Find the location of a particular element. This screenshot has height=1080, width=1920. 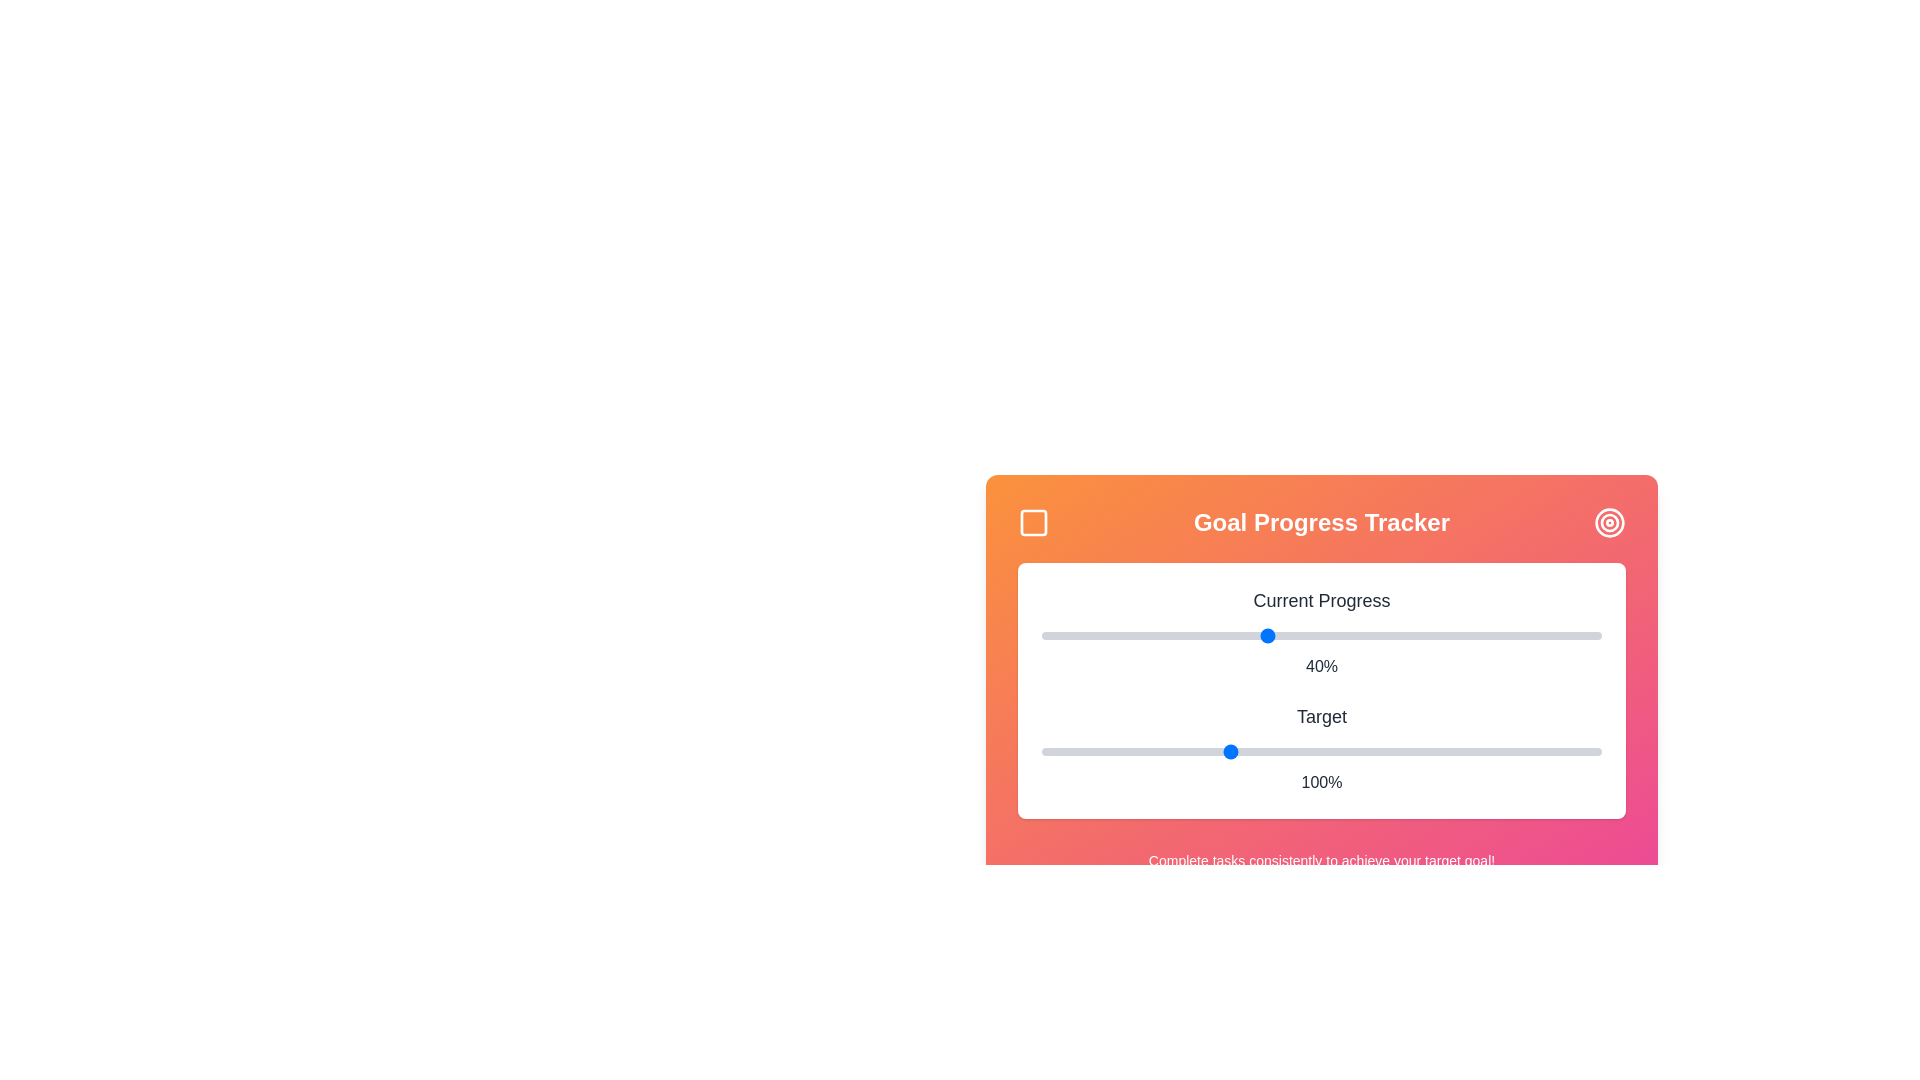

the target icon in the header is located at coordinates (1608, 522).